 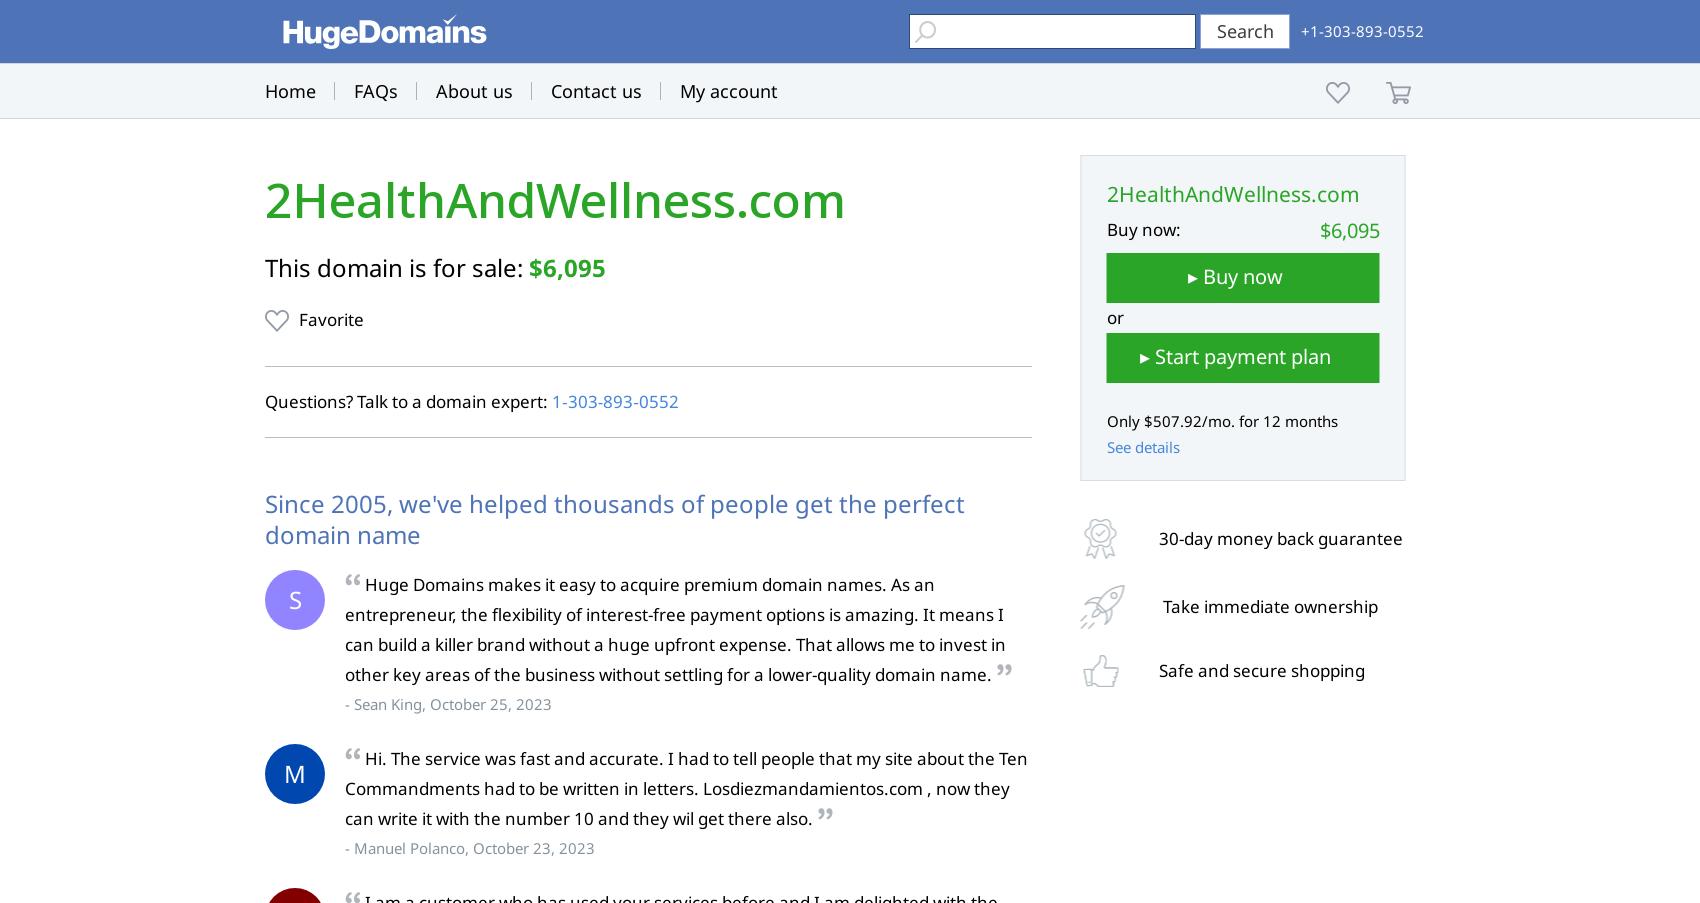 What do you see at coordinates (375, 91) in the screenshot?
I see `'FAQs'` at bounding box center [375, 91].